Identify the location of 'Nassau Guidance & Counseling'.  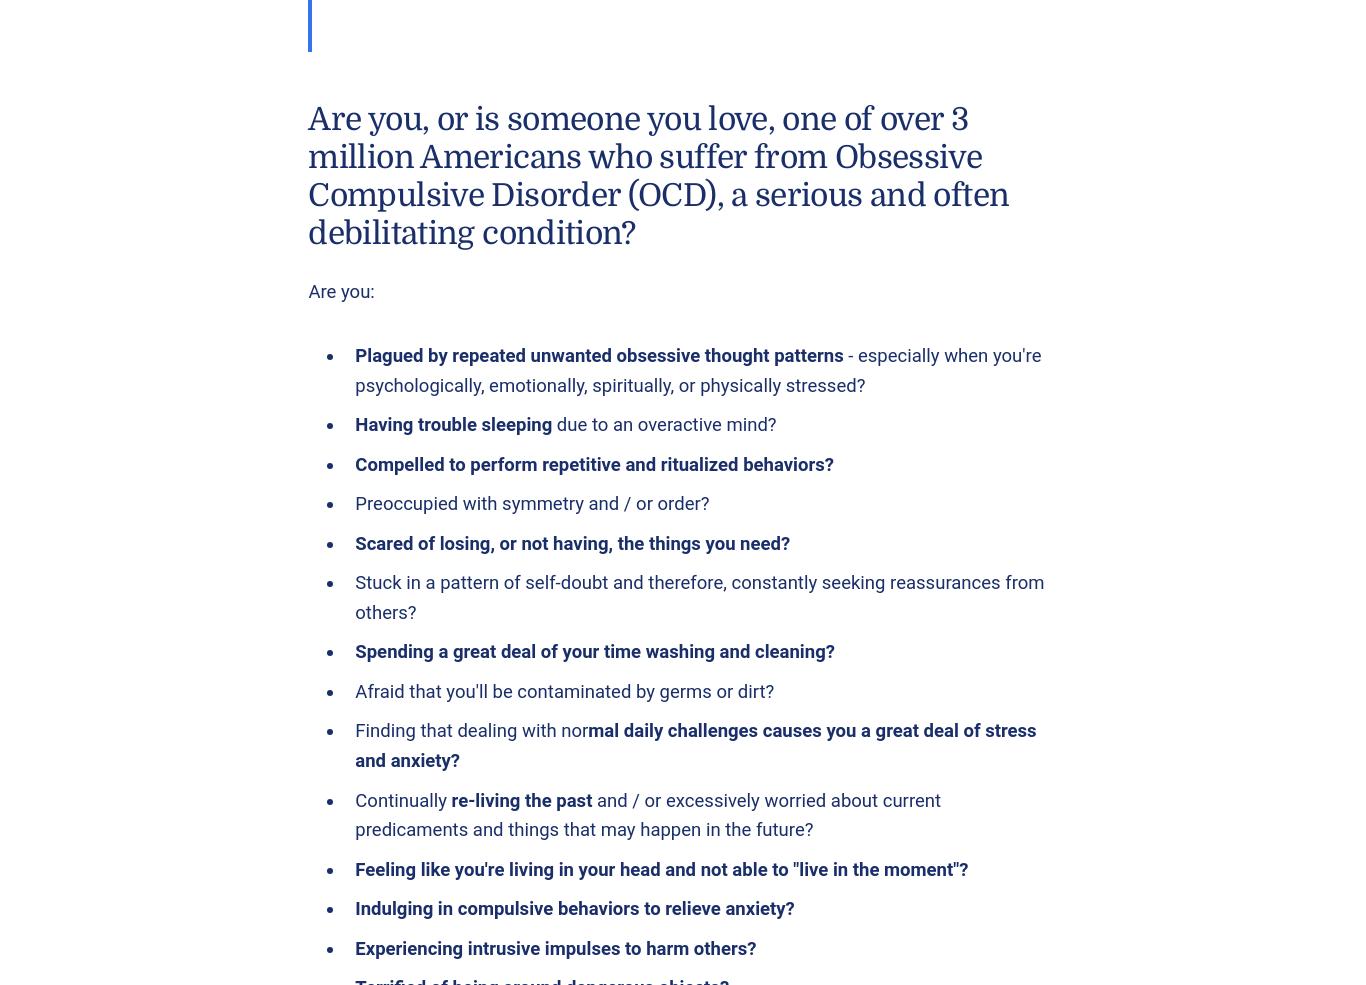
(866, 274).